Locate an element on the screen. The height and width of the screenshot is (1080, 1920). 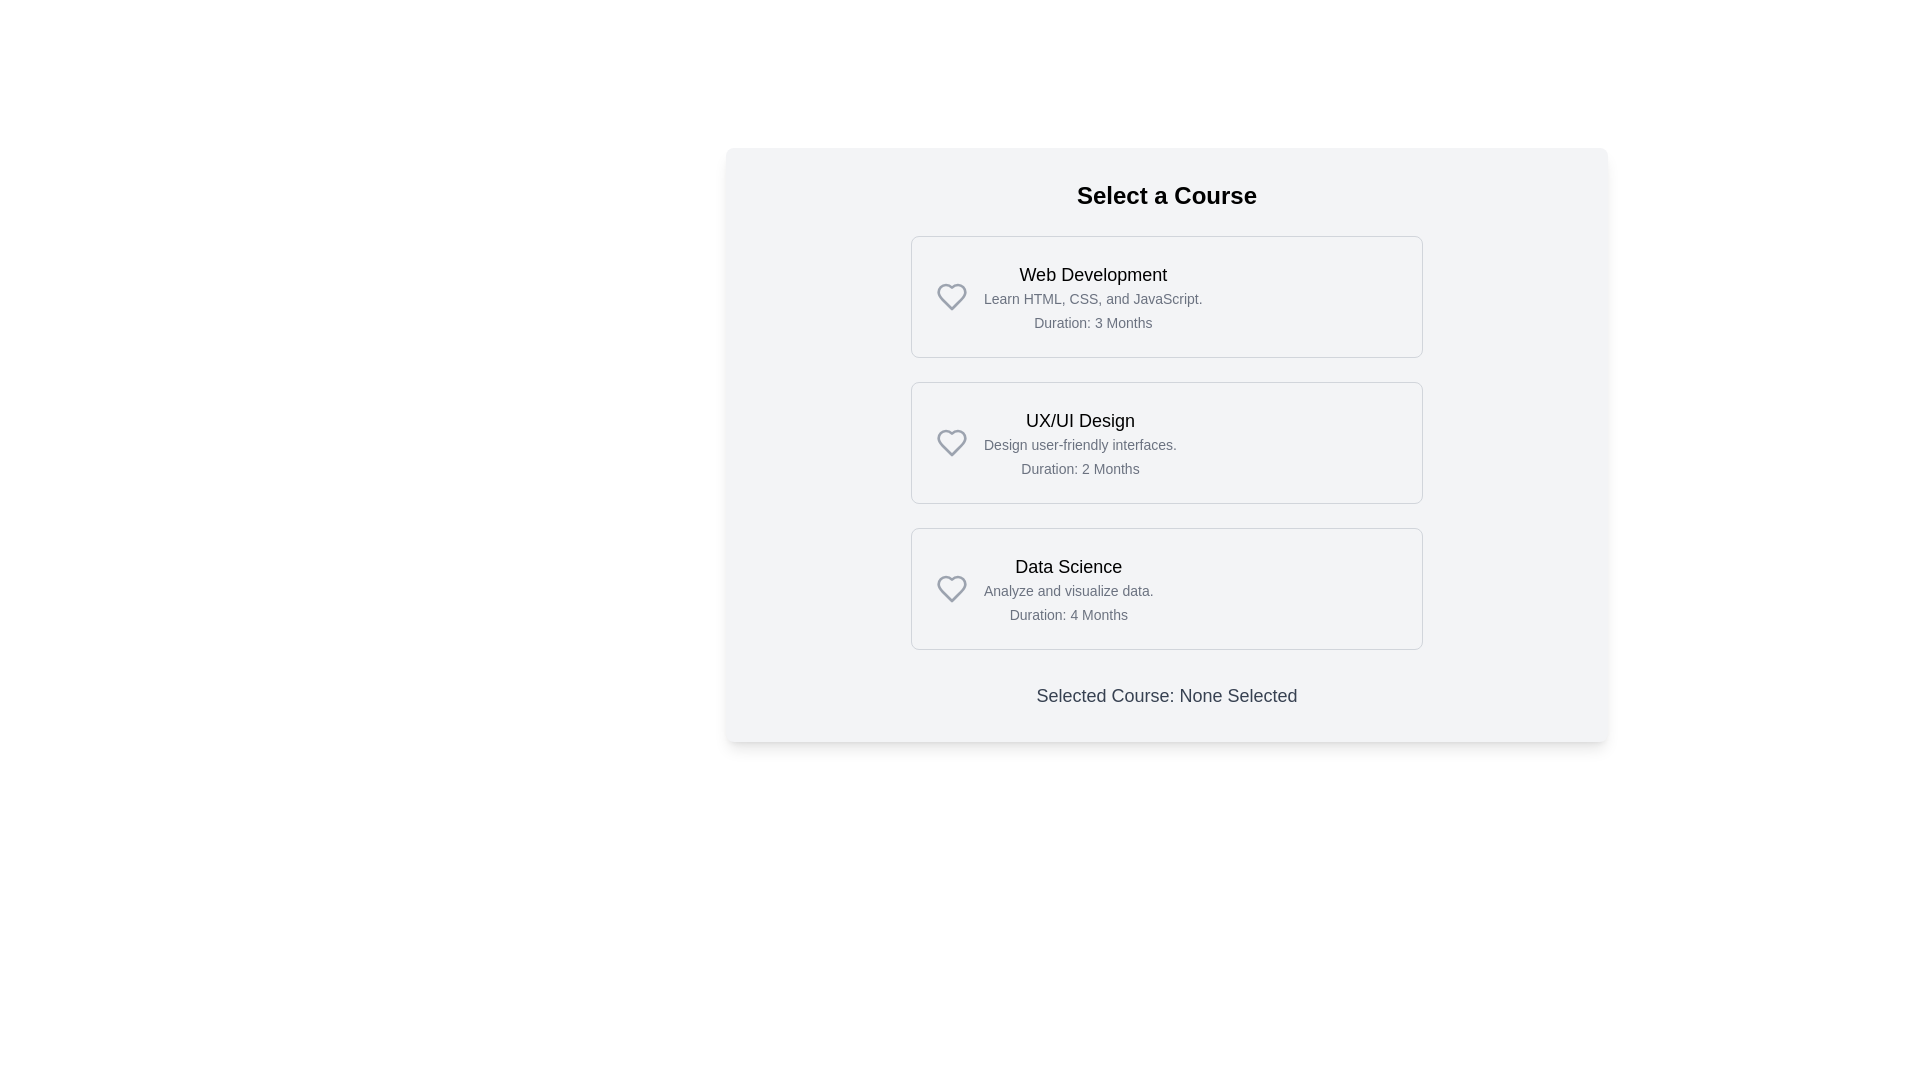
the Text block displaying information about the course titled 'UX/UI Design', which is the second element among three vertical blocks is located at coordinates (1079, 442).